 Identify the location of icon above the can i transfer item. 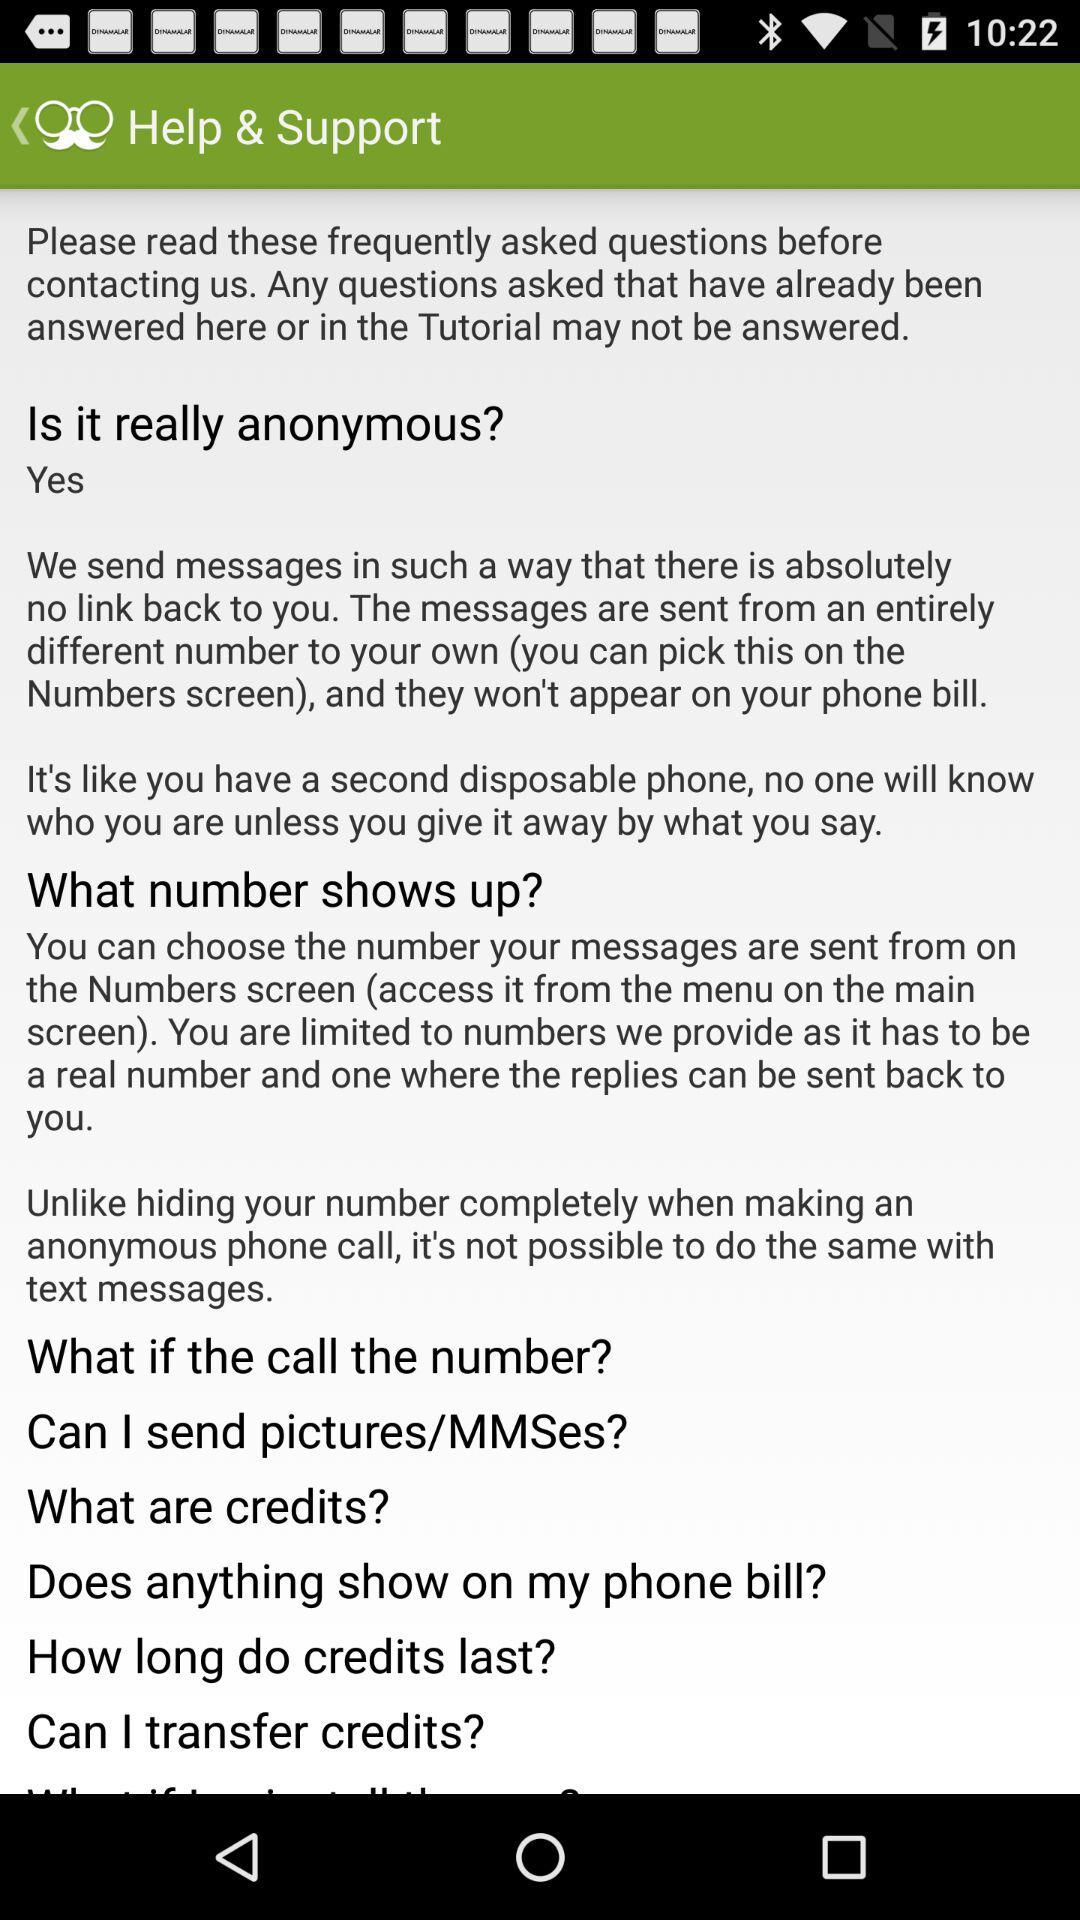
(540, 1649).